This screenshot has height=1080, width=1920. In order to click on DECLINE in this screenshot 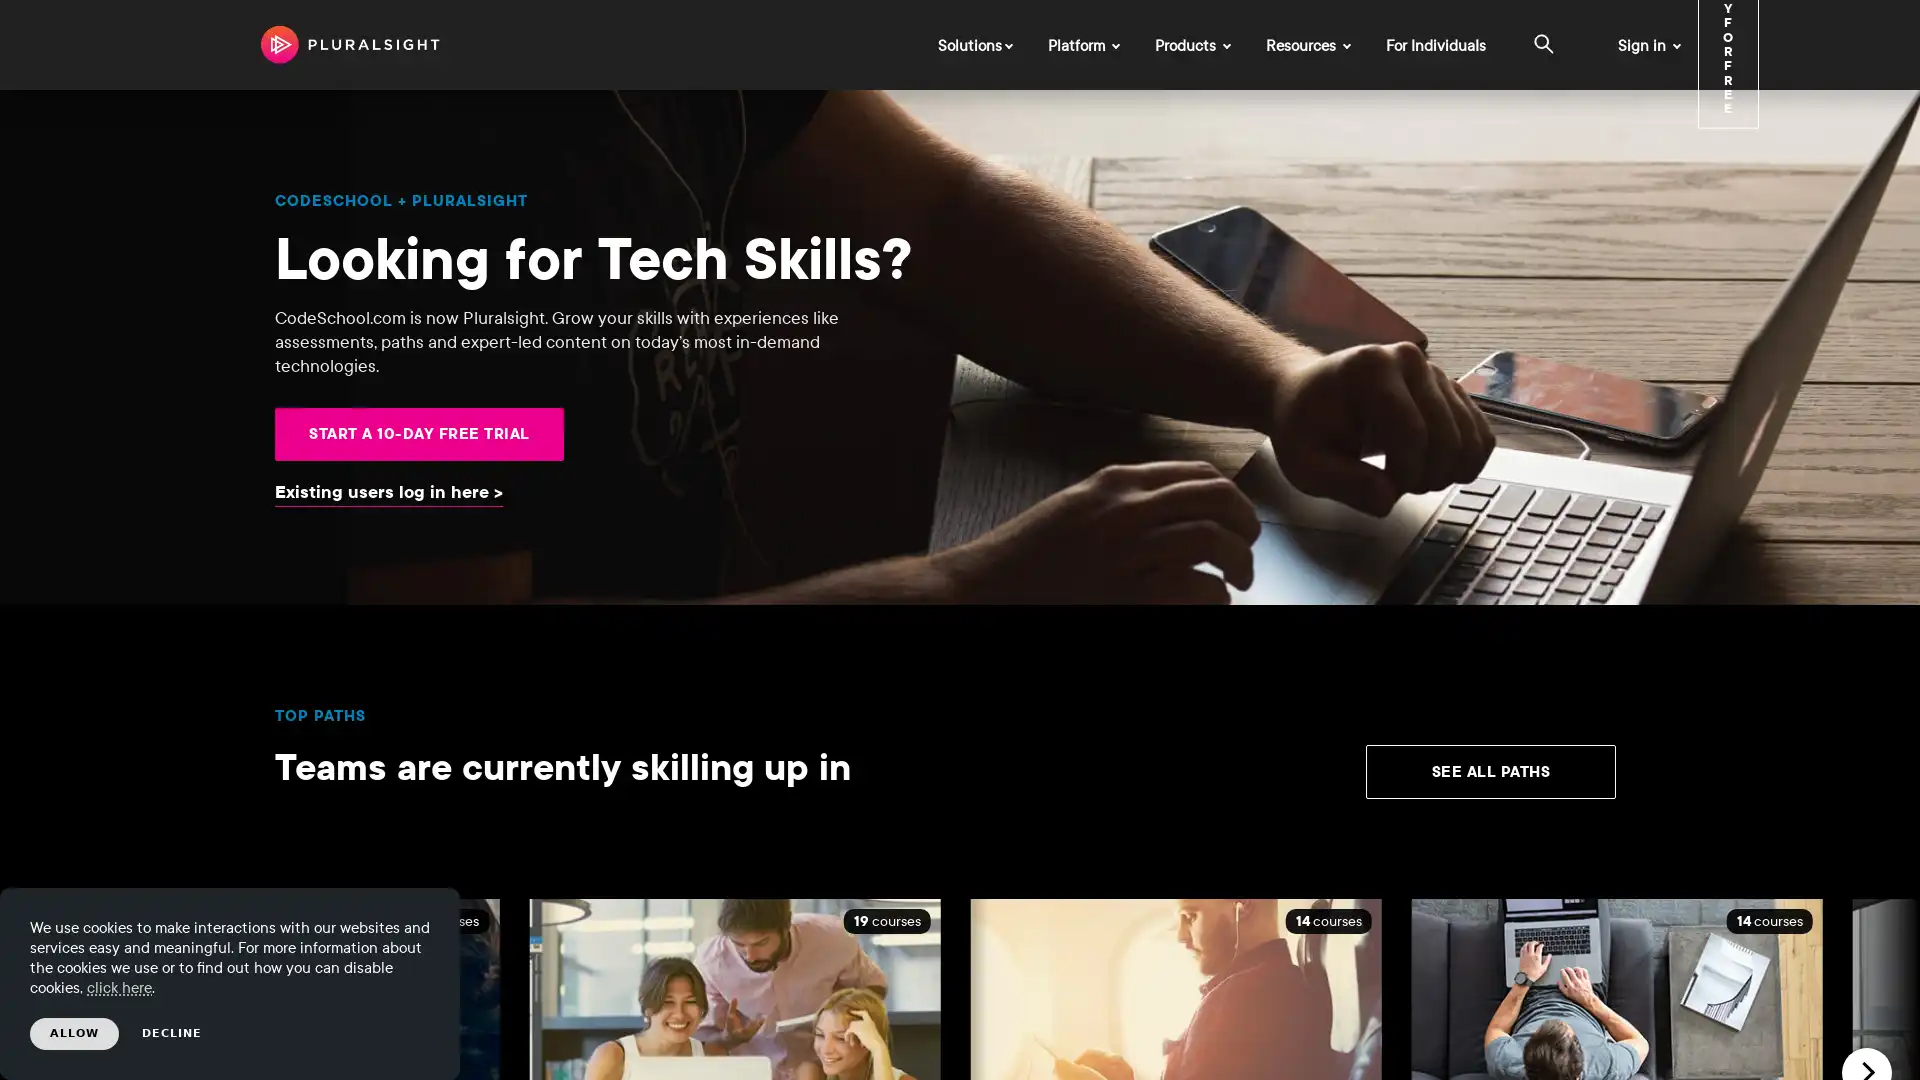, I will do `click(172, 1033)`.